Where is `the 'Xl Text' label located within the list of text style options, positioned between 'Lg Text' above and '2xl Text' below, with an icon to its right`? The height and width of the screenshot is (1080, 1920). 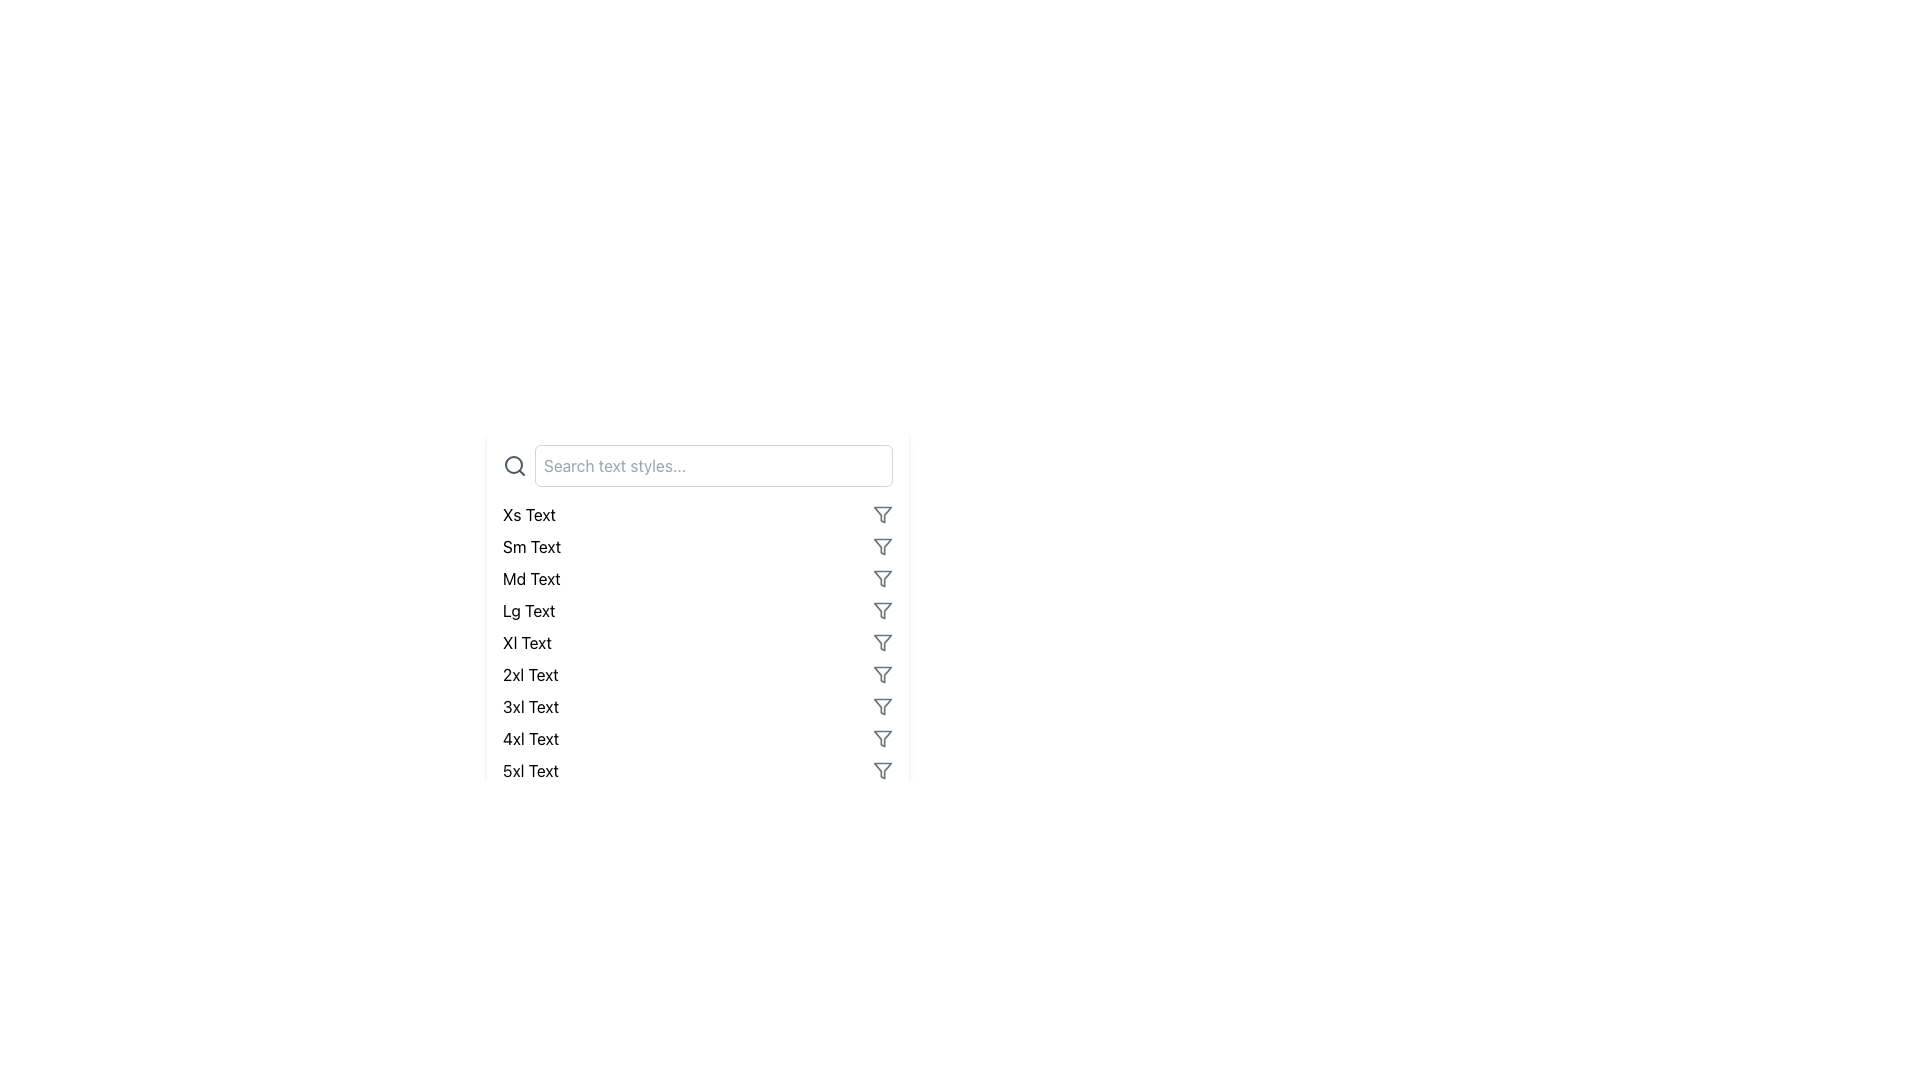 the 'Xl Text' label located within the list of text style options, positioned between 'Lg Text' above and '2xl Text' below, with an icon to its right is located at coordinates (527, 643).